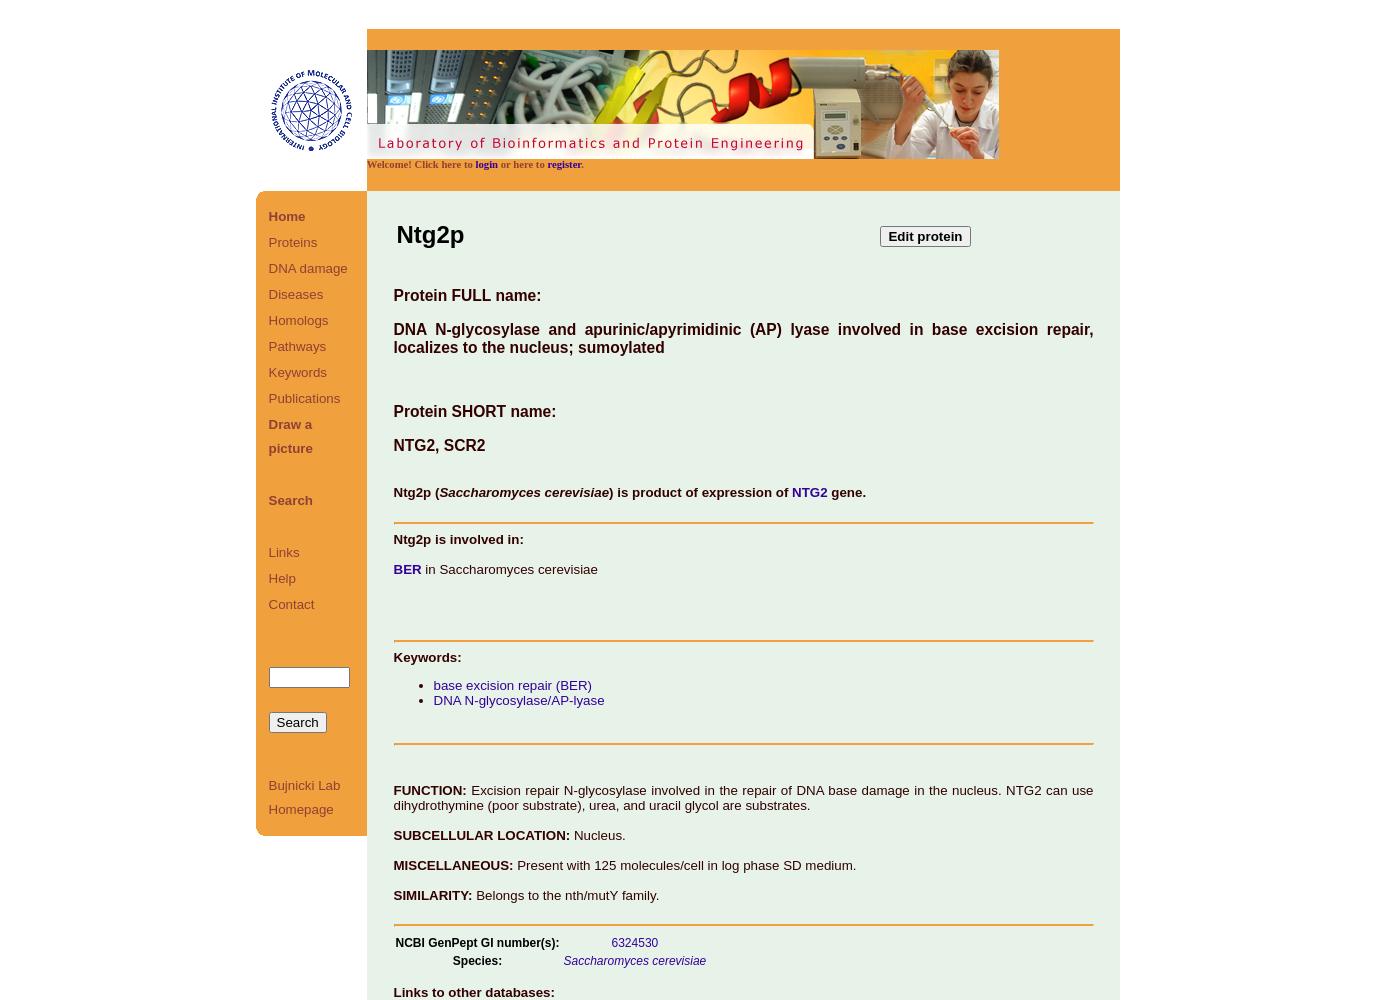 The image size is (1376, 1000). Describe the element at coordinates (432, 684) in the screenshot. I see `'base excision repair (BER)'` at that location.